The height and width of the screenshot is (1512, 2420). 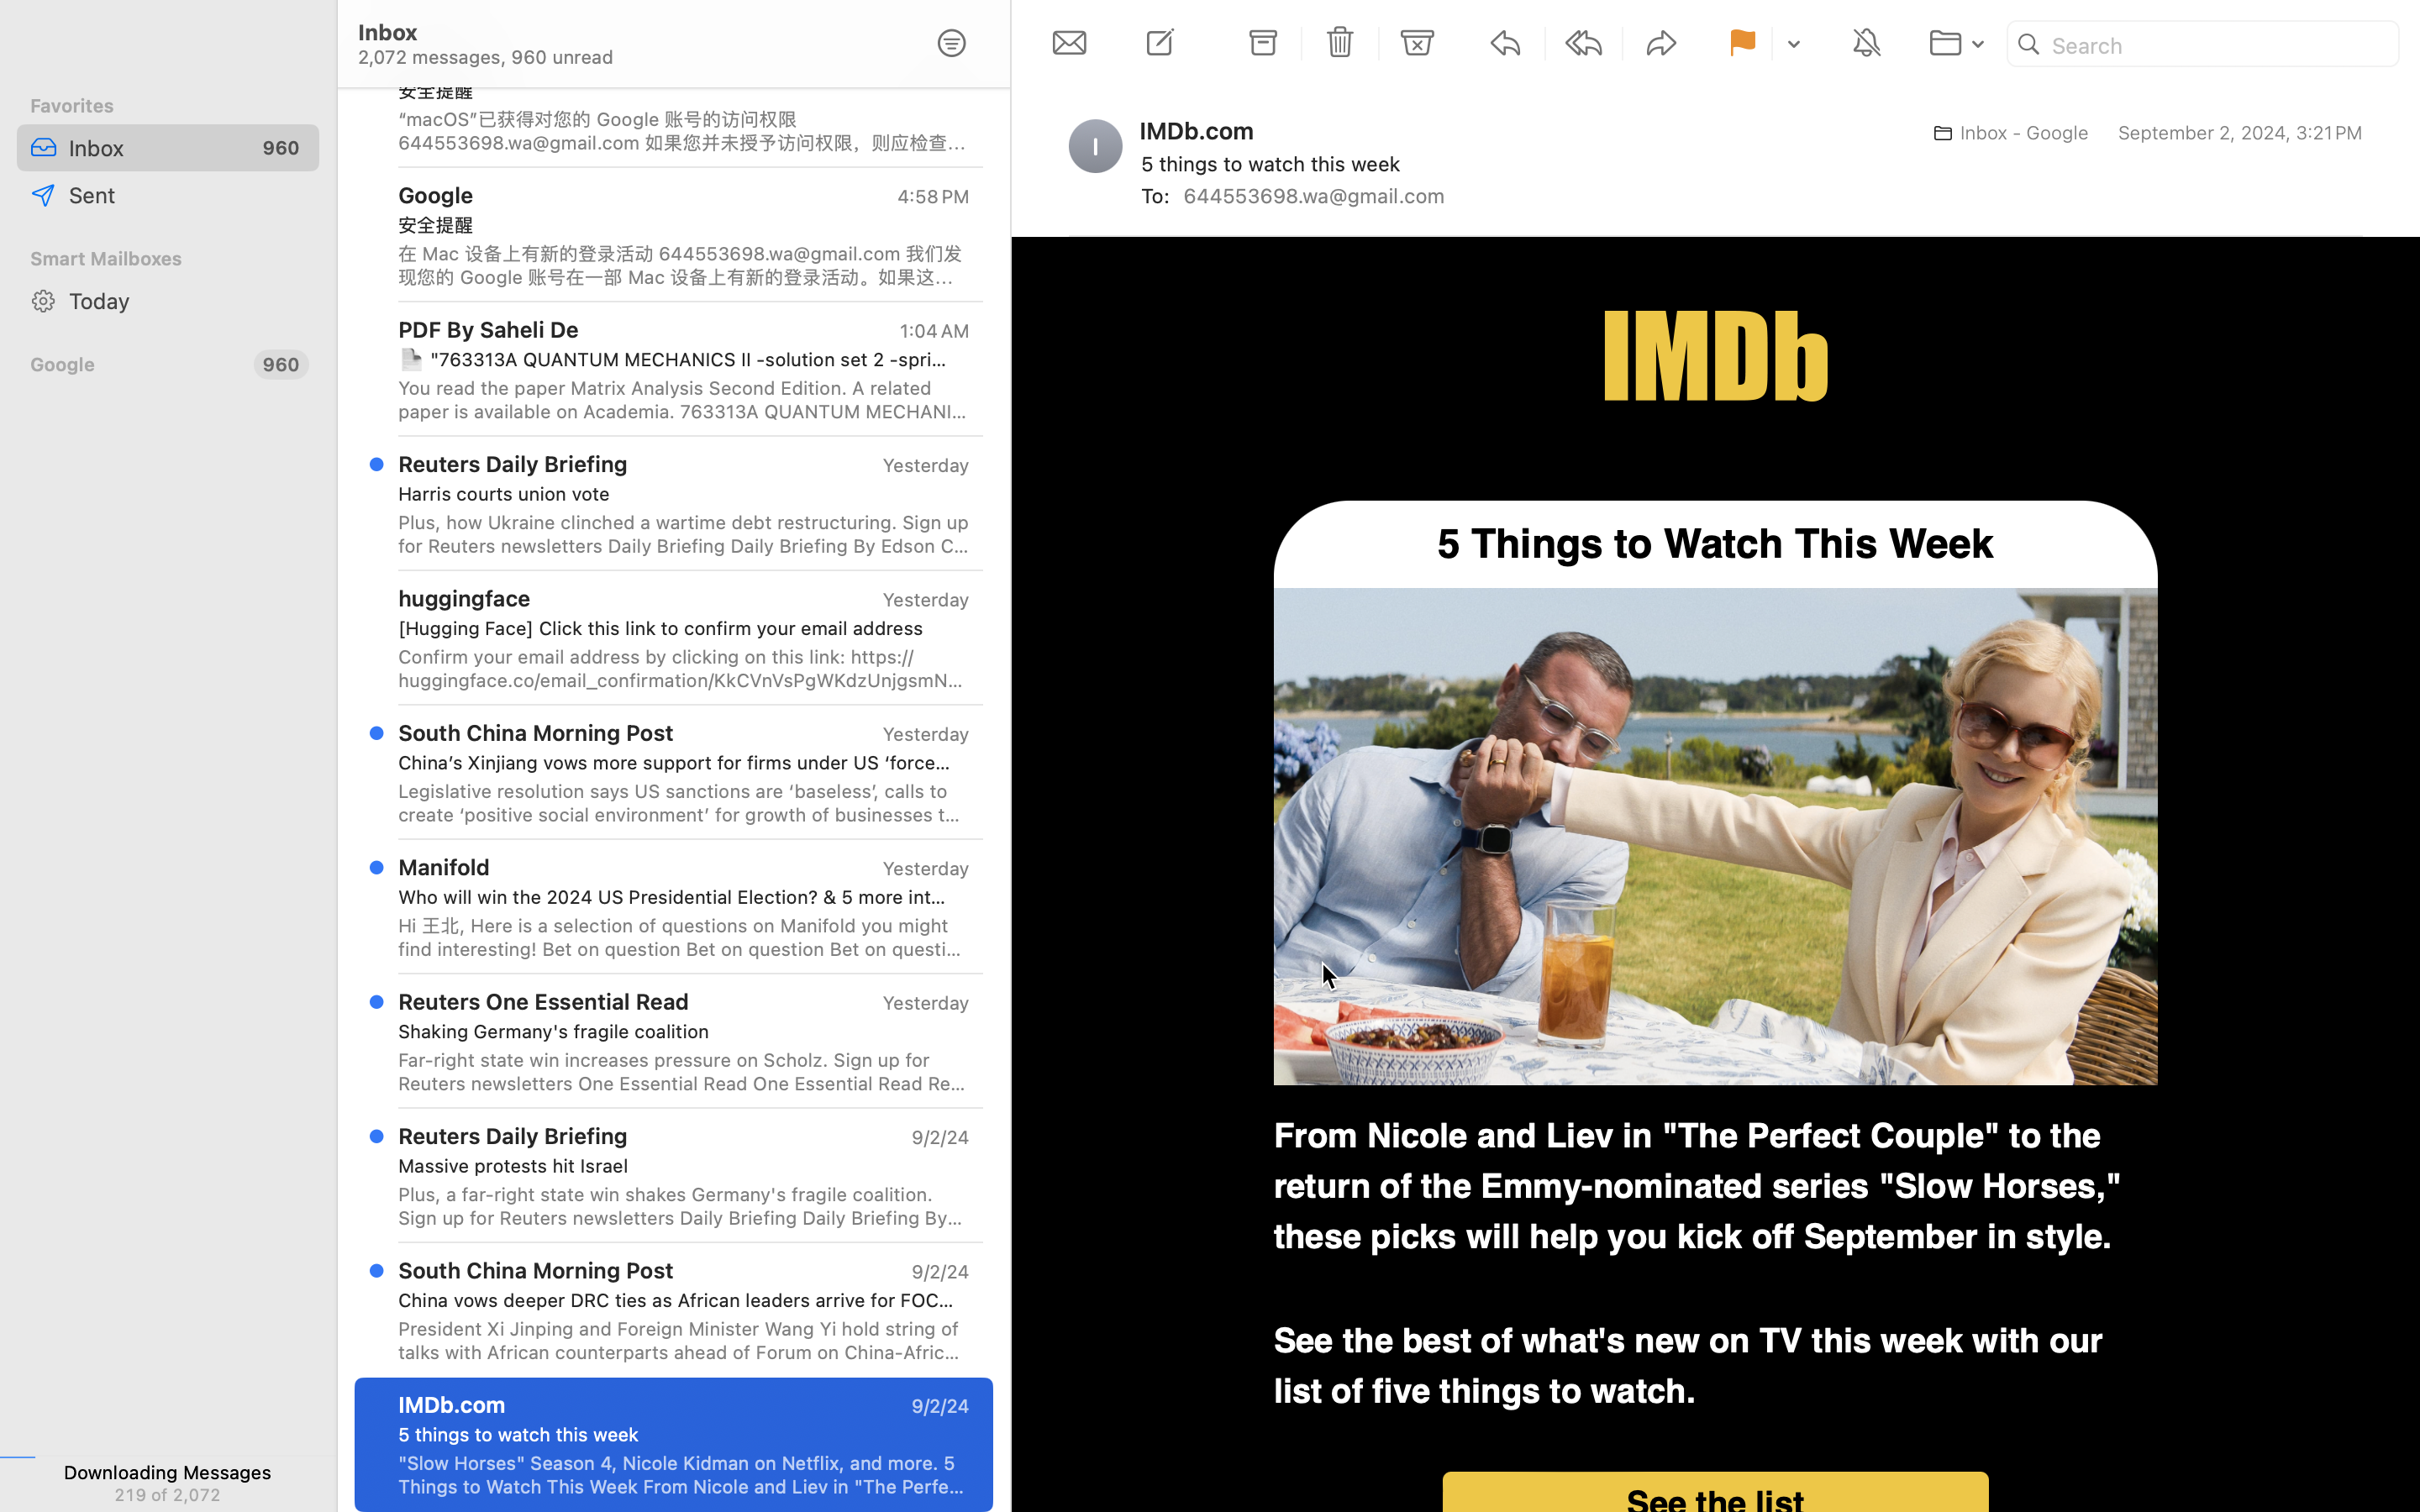 What do you see at coordinates (676, 494) in the screenshot?
I see `'Harris courts union vote'` at bounding box center [676, 494].